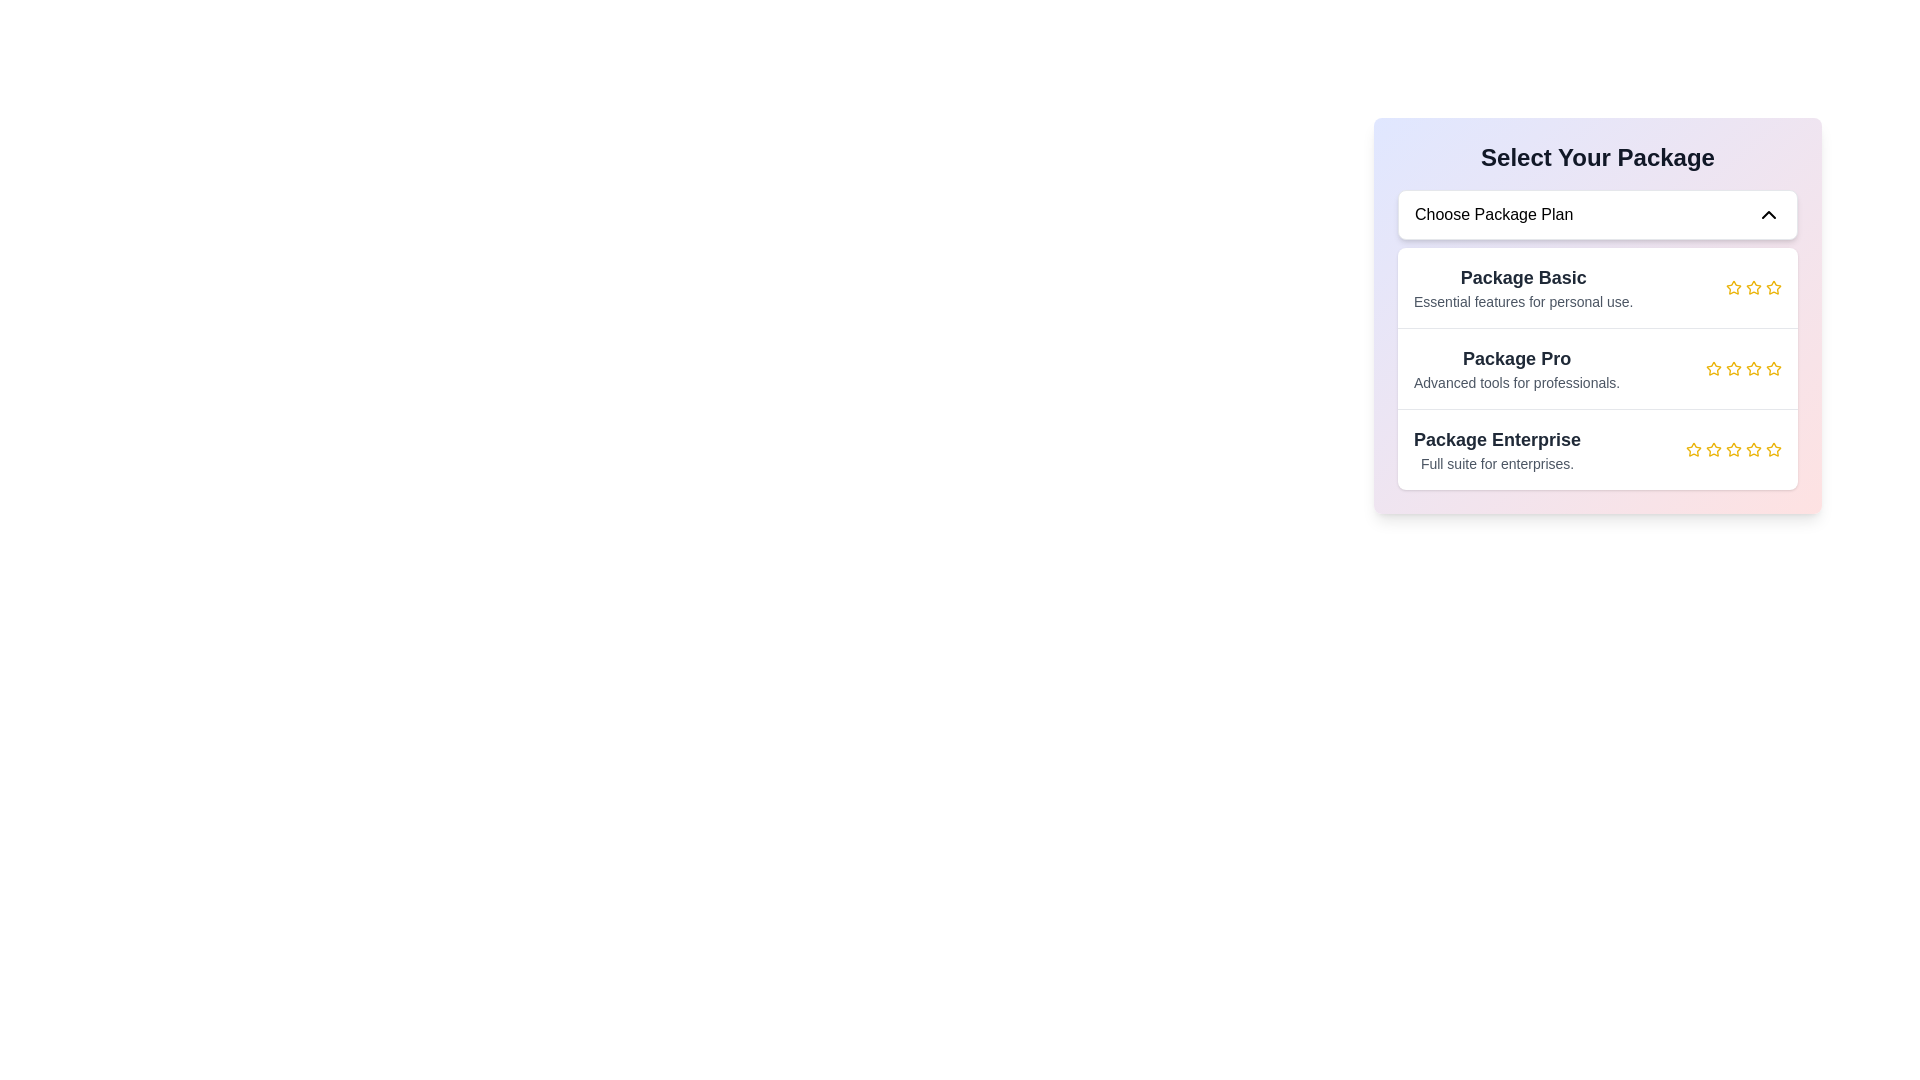 The width and height of the screenshot is (1920, 1080). What do you see at coordinates (1752, 288) in the screenshot?
I see `the third star-shaped icon with a yellow outline, which represents a rating star, located adjacent to the 'Package Basic' label in the package selection card` at bounding box center [1752, 288].